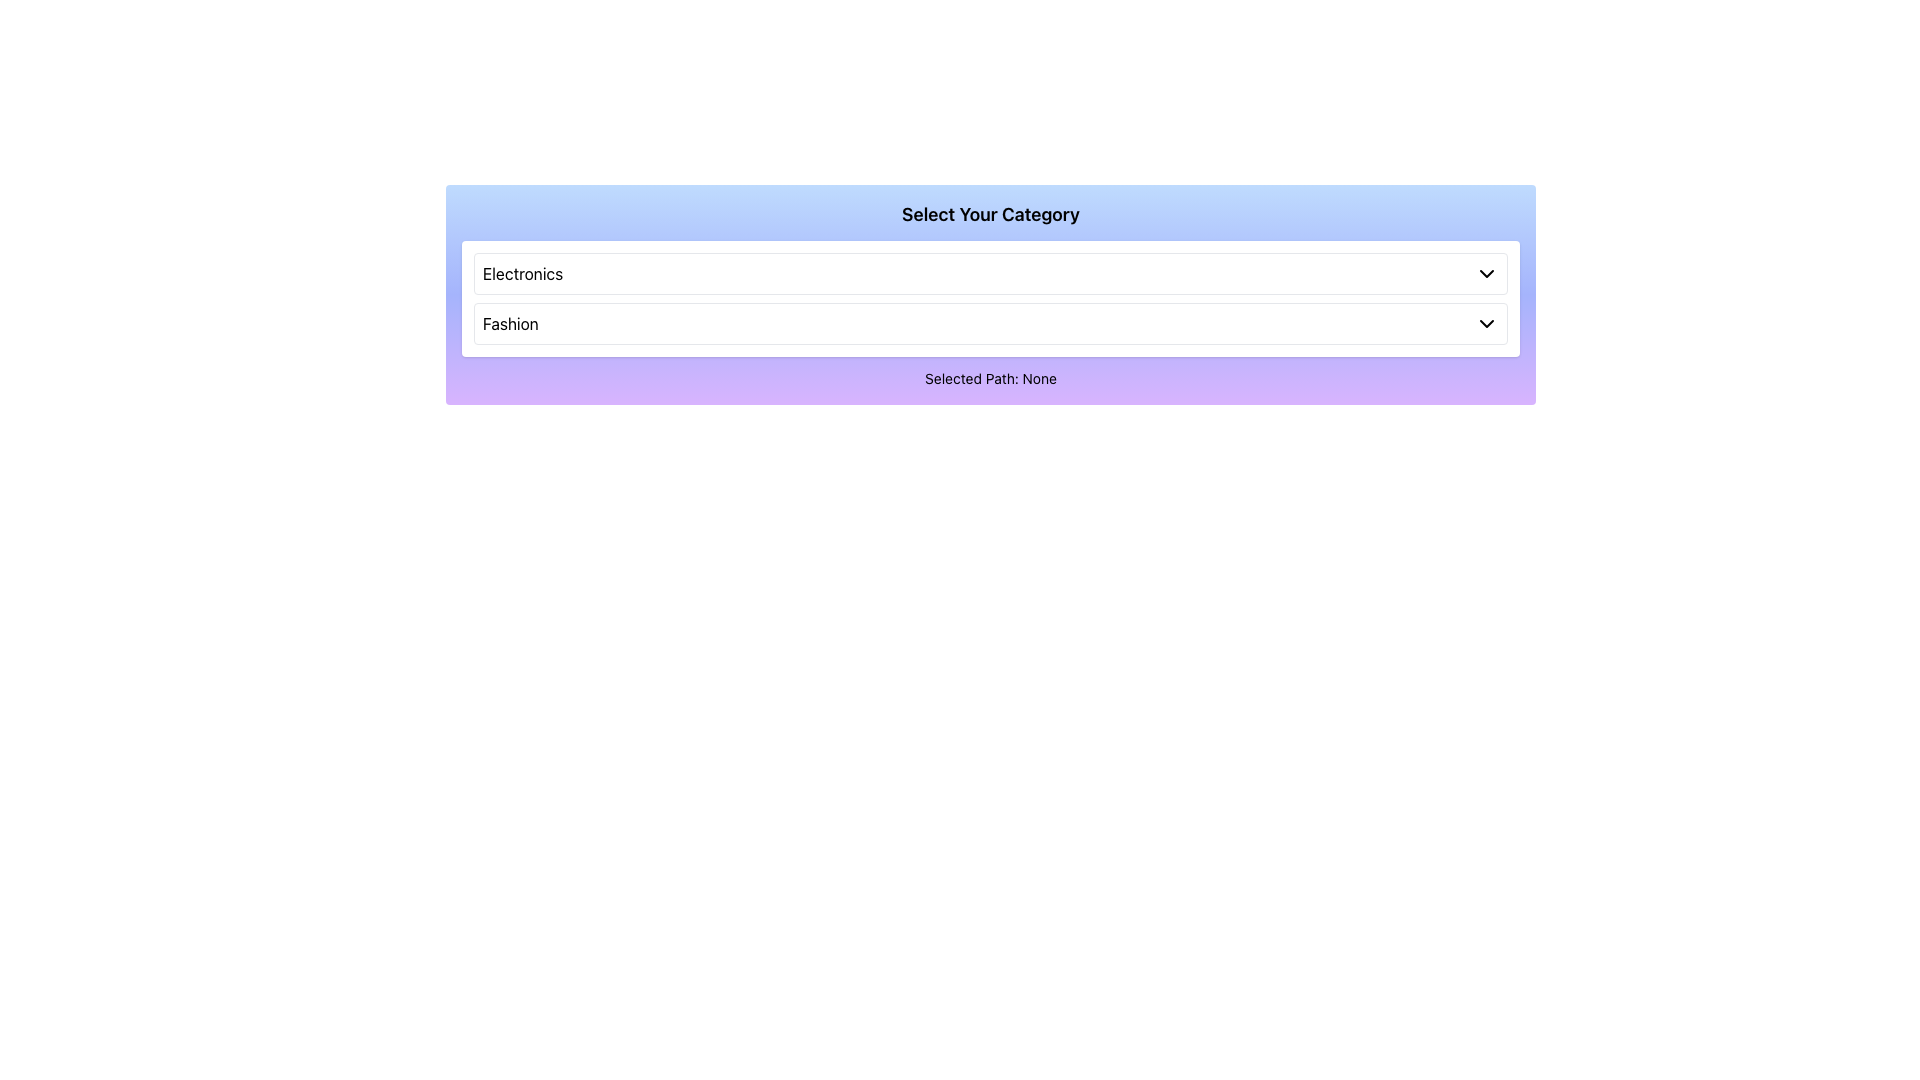 The width and height of the screenshot is (1920, 1080). I want to click on the downward-pointing chevron icon located to the far right of the 'Fashion' selection area, so click(1487, 323).